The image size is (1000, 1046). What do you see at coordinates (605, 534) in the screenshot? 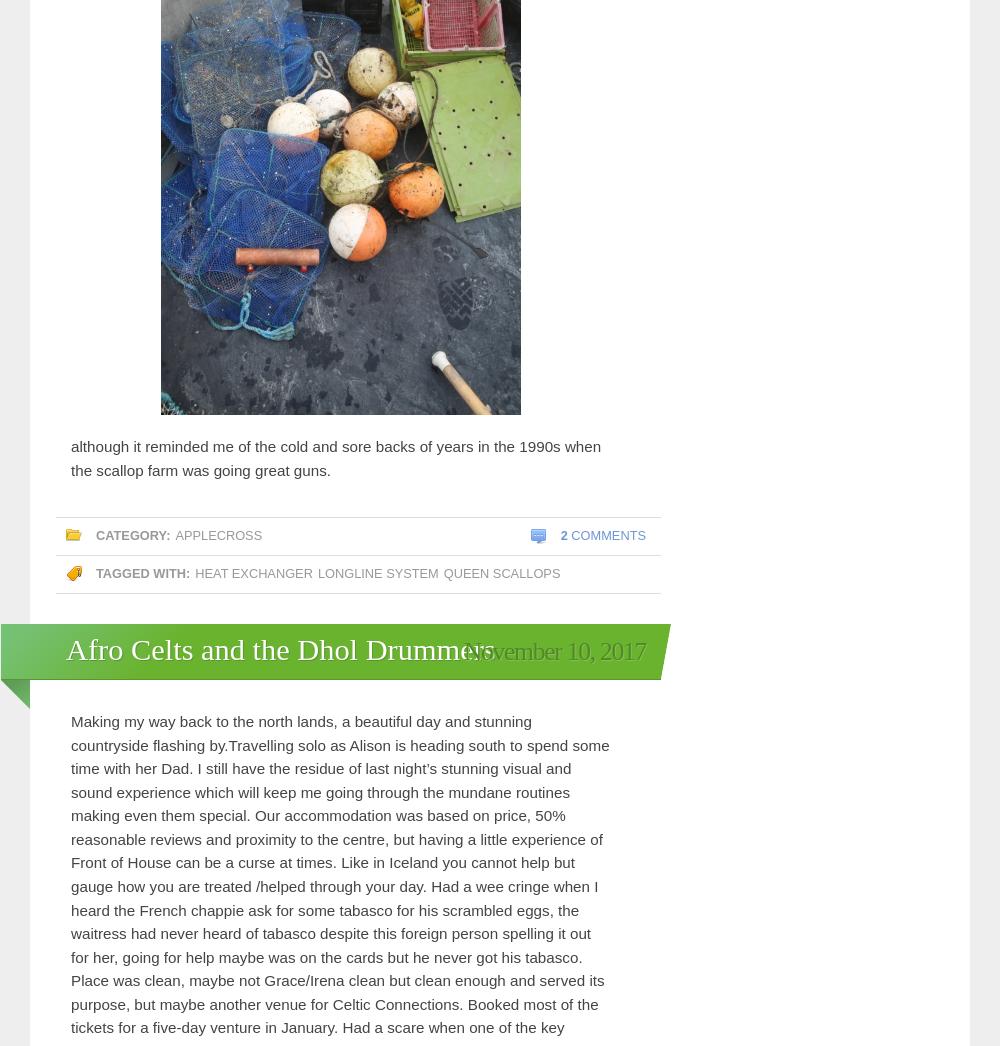
I see `'Comments'` at bounding box center [605, 534].